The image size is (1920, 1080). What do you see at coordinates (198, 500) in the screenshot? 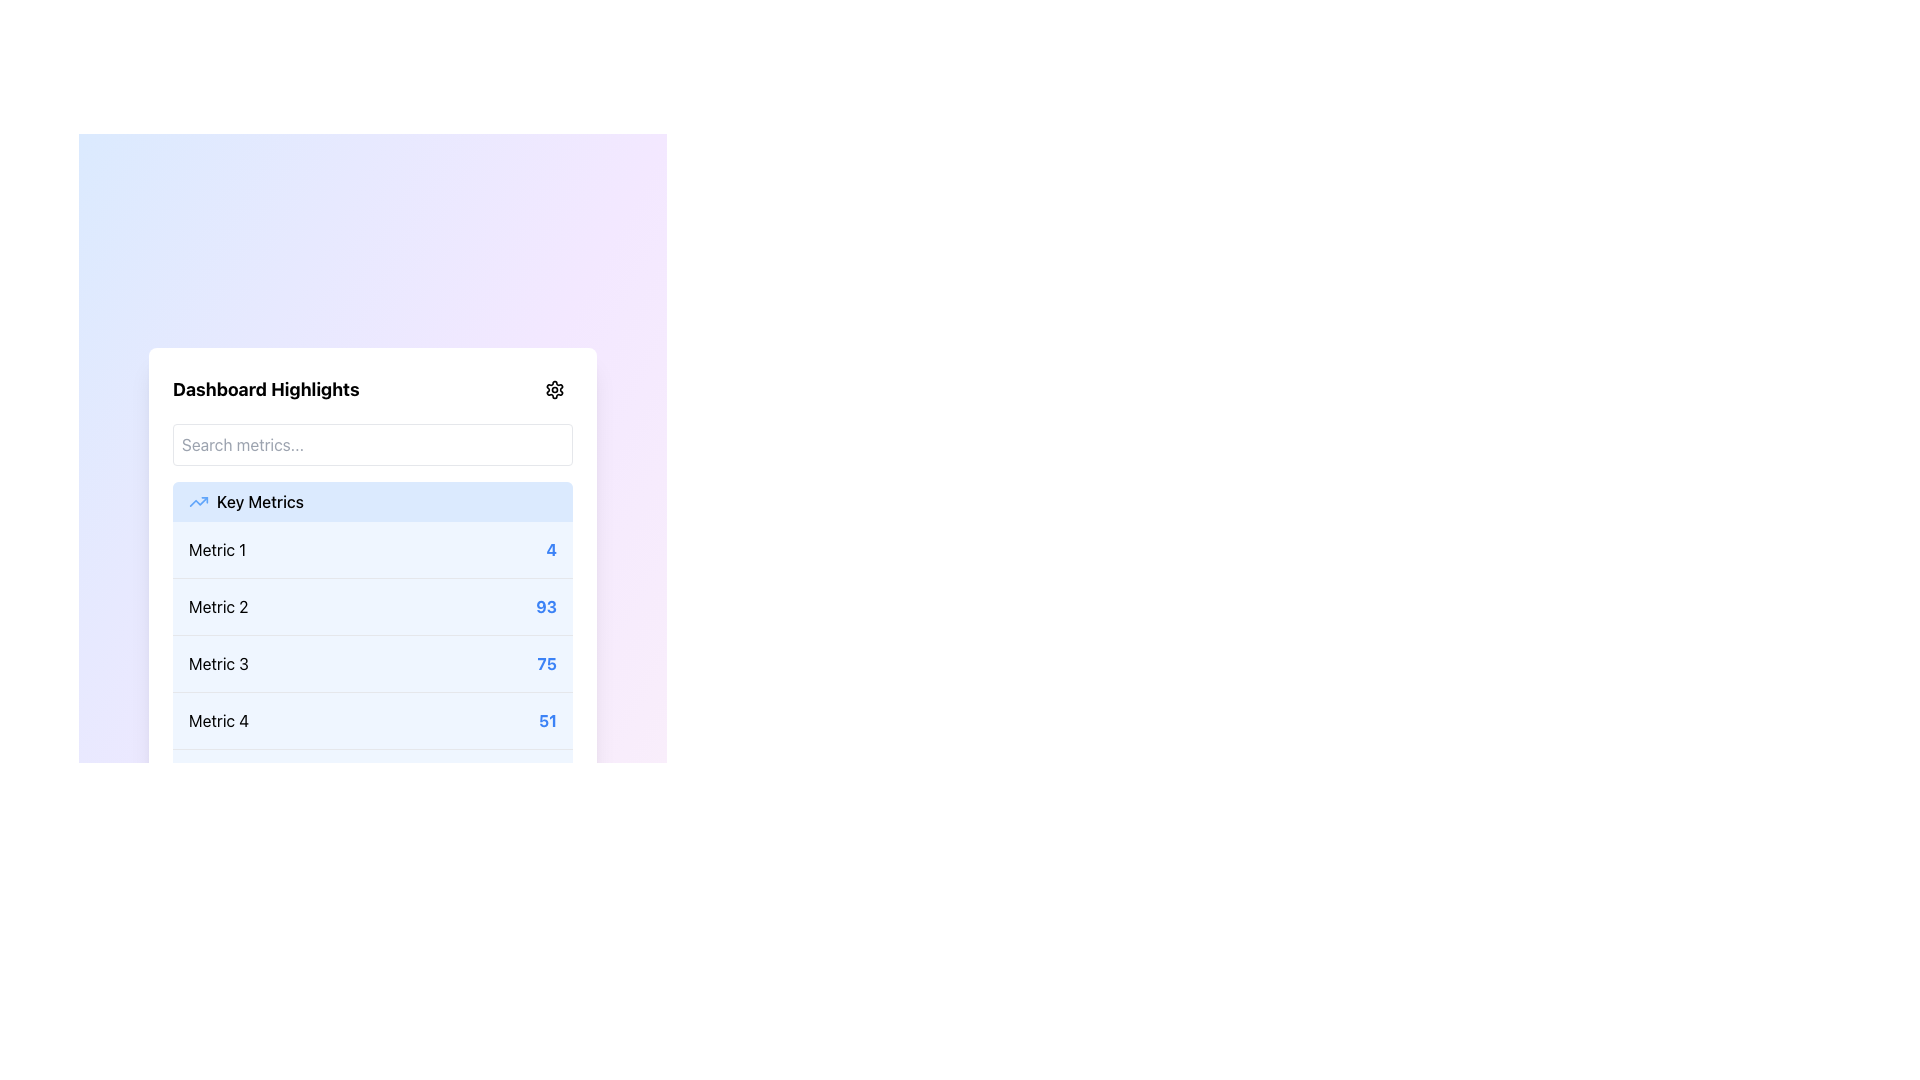
I see `the small upward trending blue arrow icon located to the left of the 'Key Metrics' text` at bounding box center [198, 500].